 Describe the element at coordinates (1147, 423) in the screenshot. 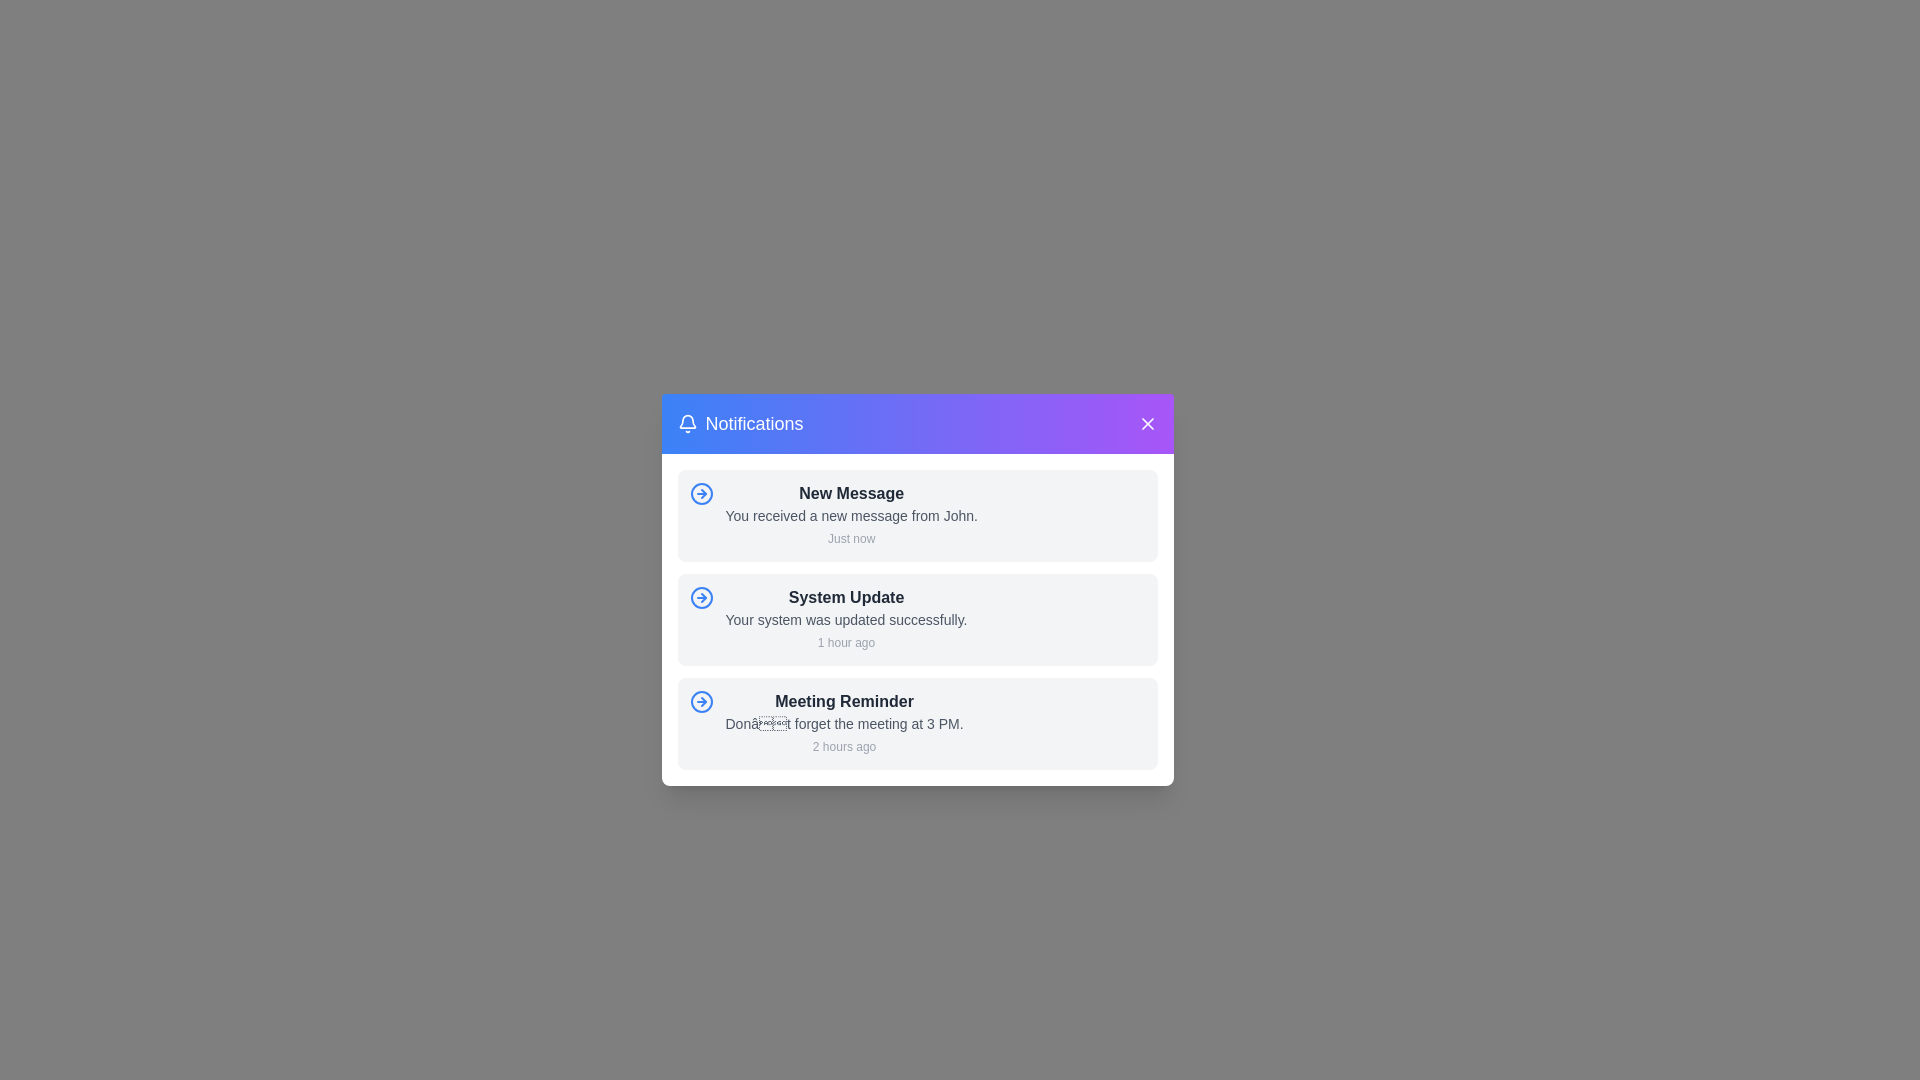

I see `the close button located in the top-right corner of the notification popup` at that location.